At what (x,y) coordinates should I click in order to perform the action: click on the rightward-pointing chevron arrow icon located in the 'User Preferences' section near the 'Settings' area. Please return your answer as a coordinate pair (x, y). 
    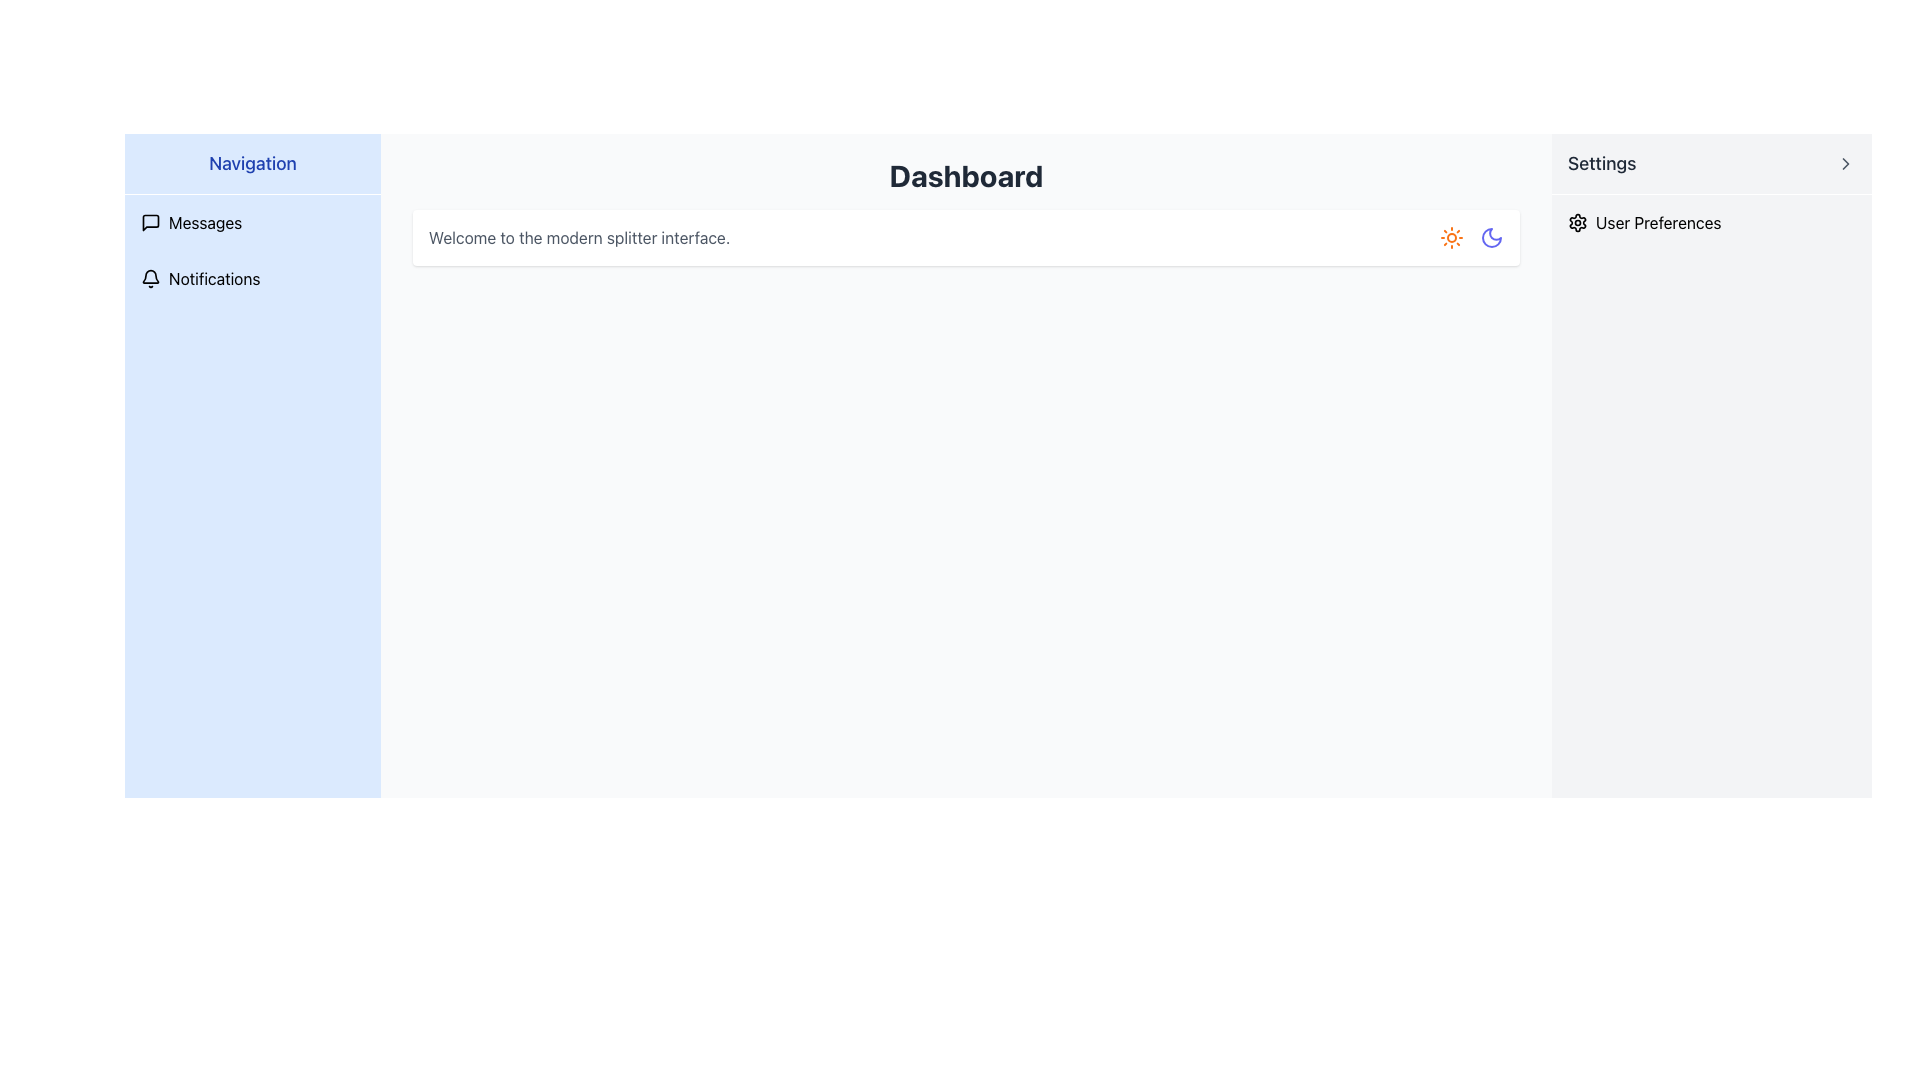
    Looking at the image, I should click on (1845, 163).